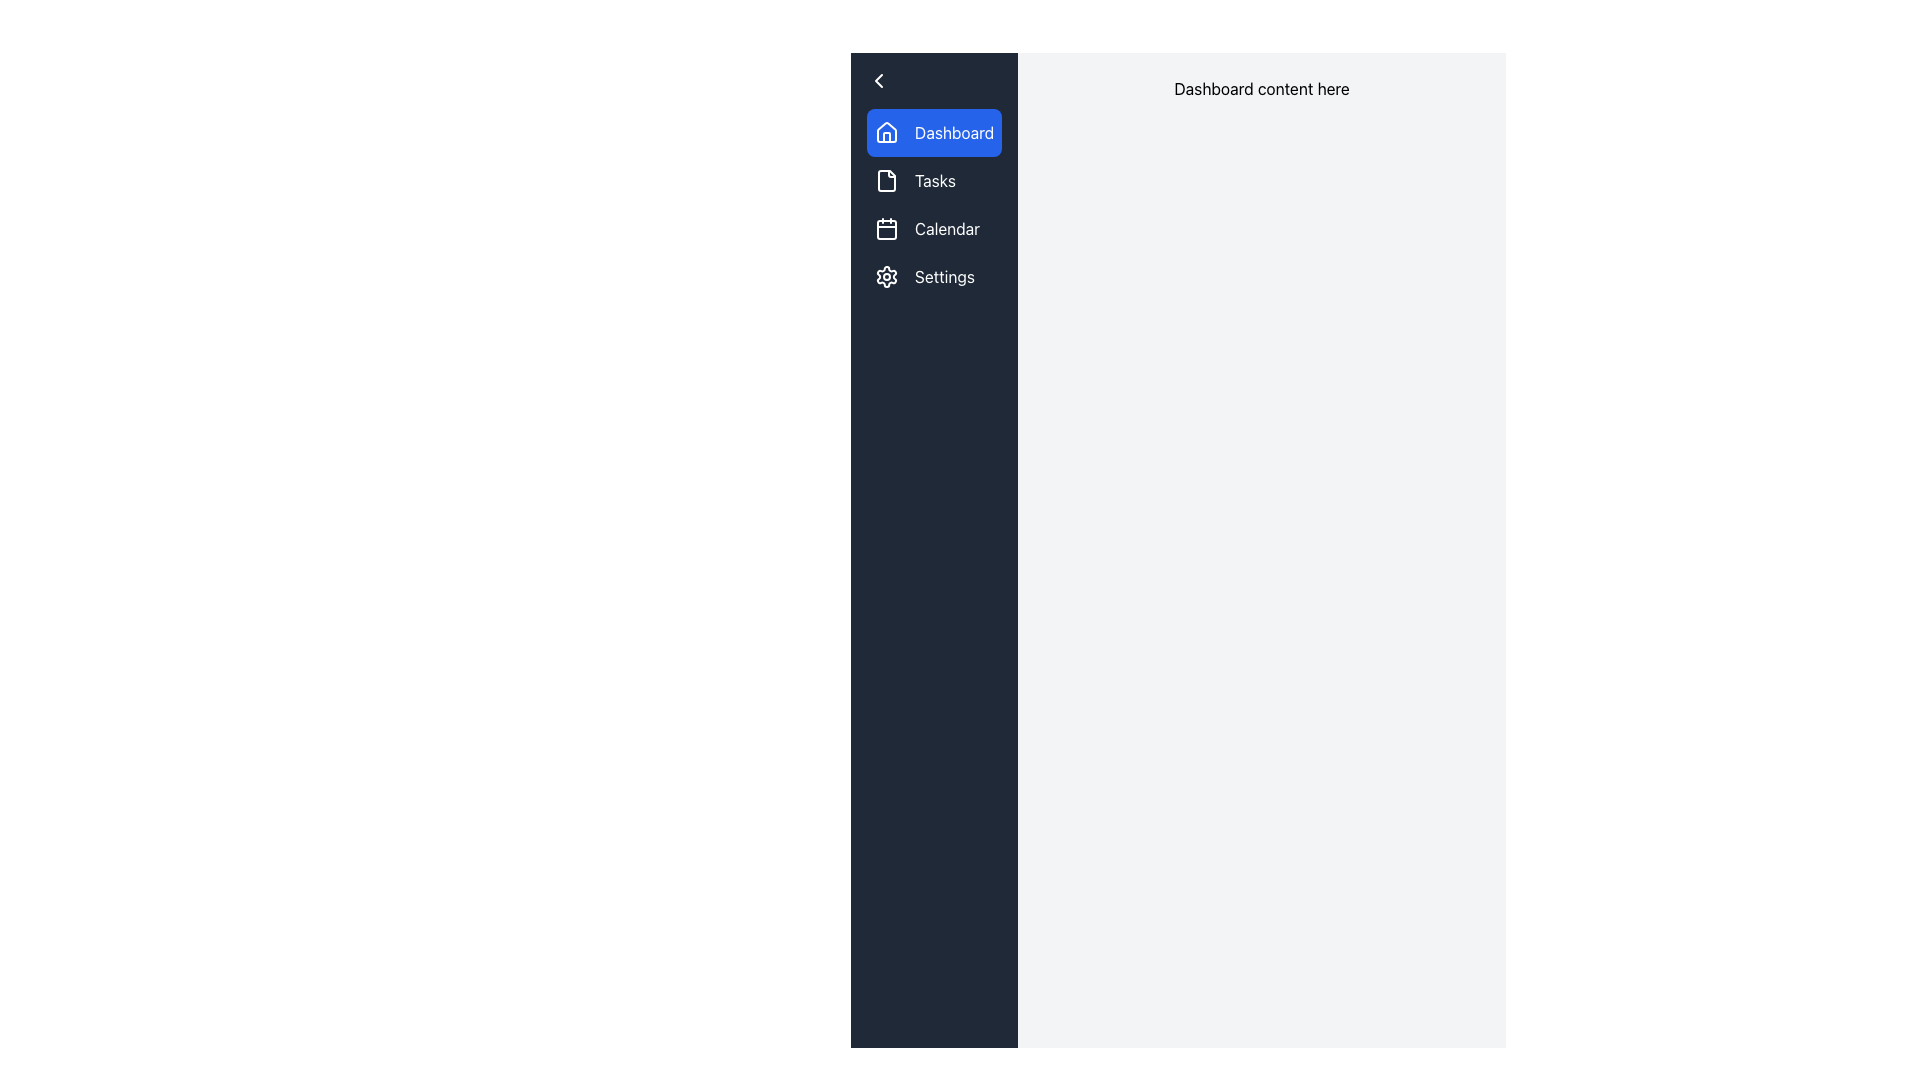 The height and width of the screenshot is (1080, 1920). I want to click on the Settings button in the vertical sidebar menu, so click(933, 277).